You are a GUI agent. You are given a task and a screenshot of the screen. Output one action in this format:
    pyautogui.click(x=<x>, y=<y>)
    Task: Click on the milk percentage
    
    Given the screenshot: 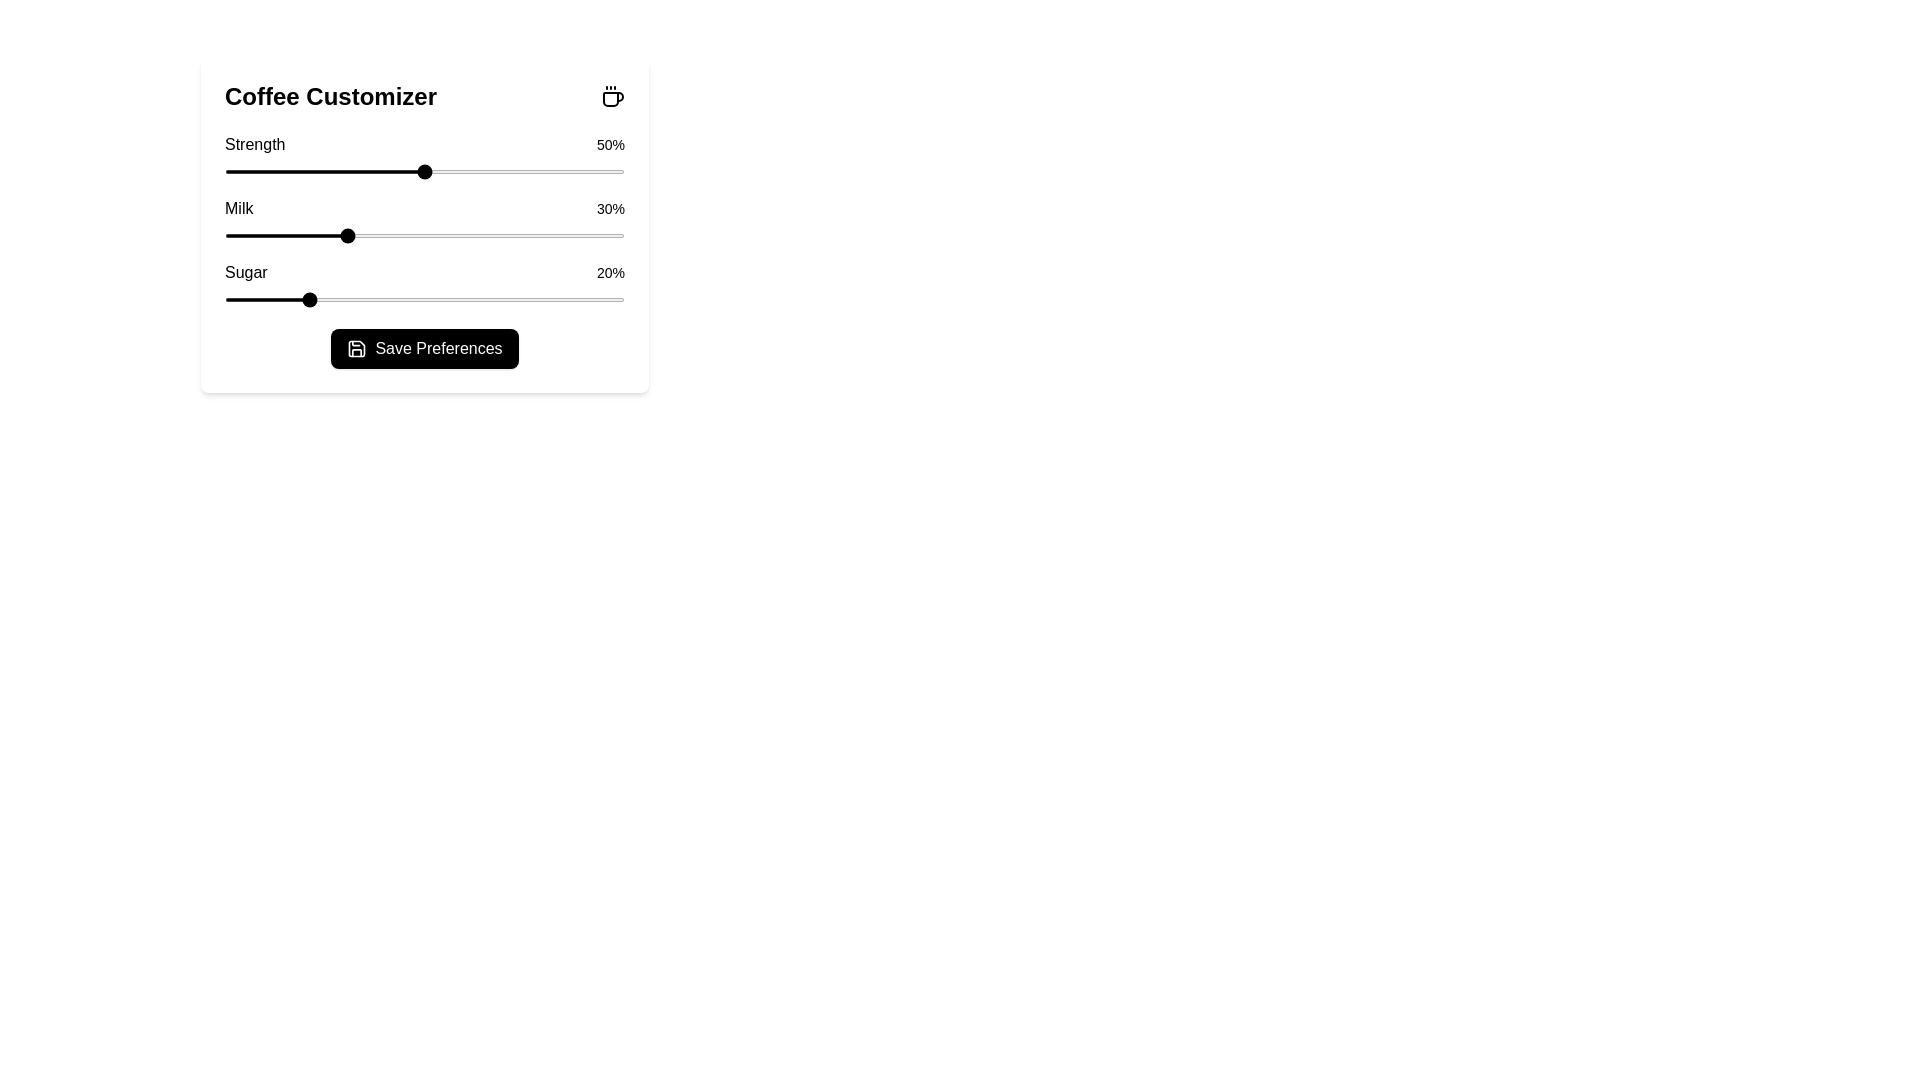 What is the action you would take?
    pyautogui.click(x=240, y=234)
    